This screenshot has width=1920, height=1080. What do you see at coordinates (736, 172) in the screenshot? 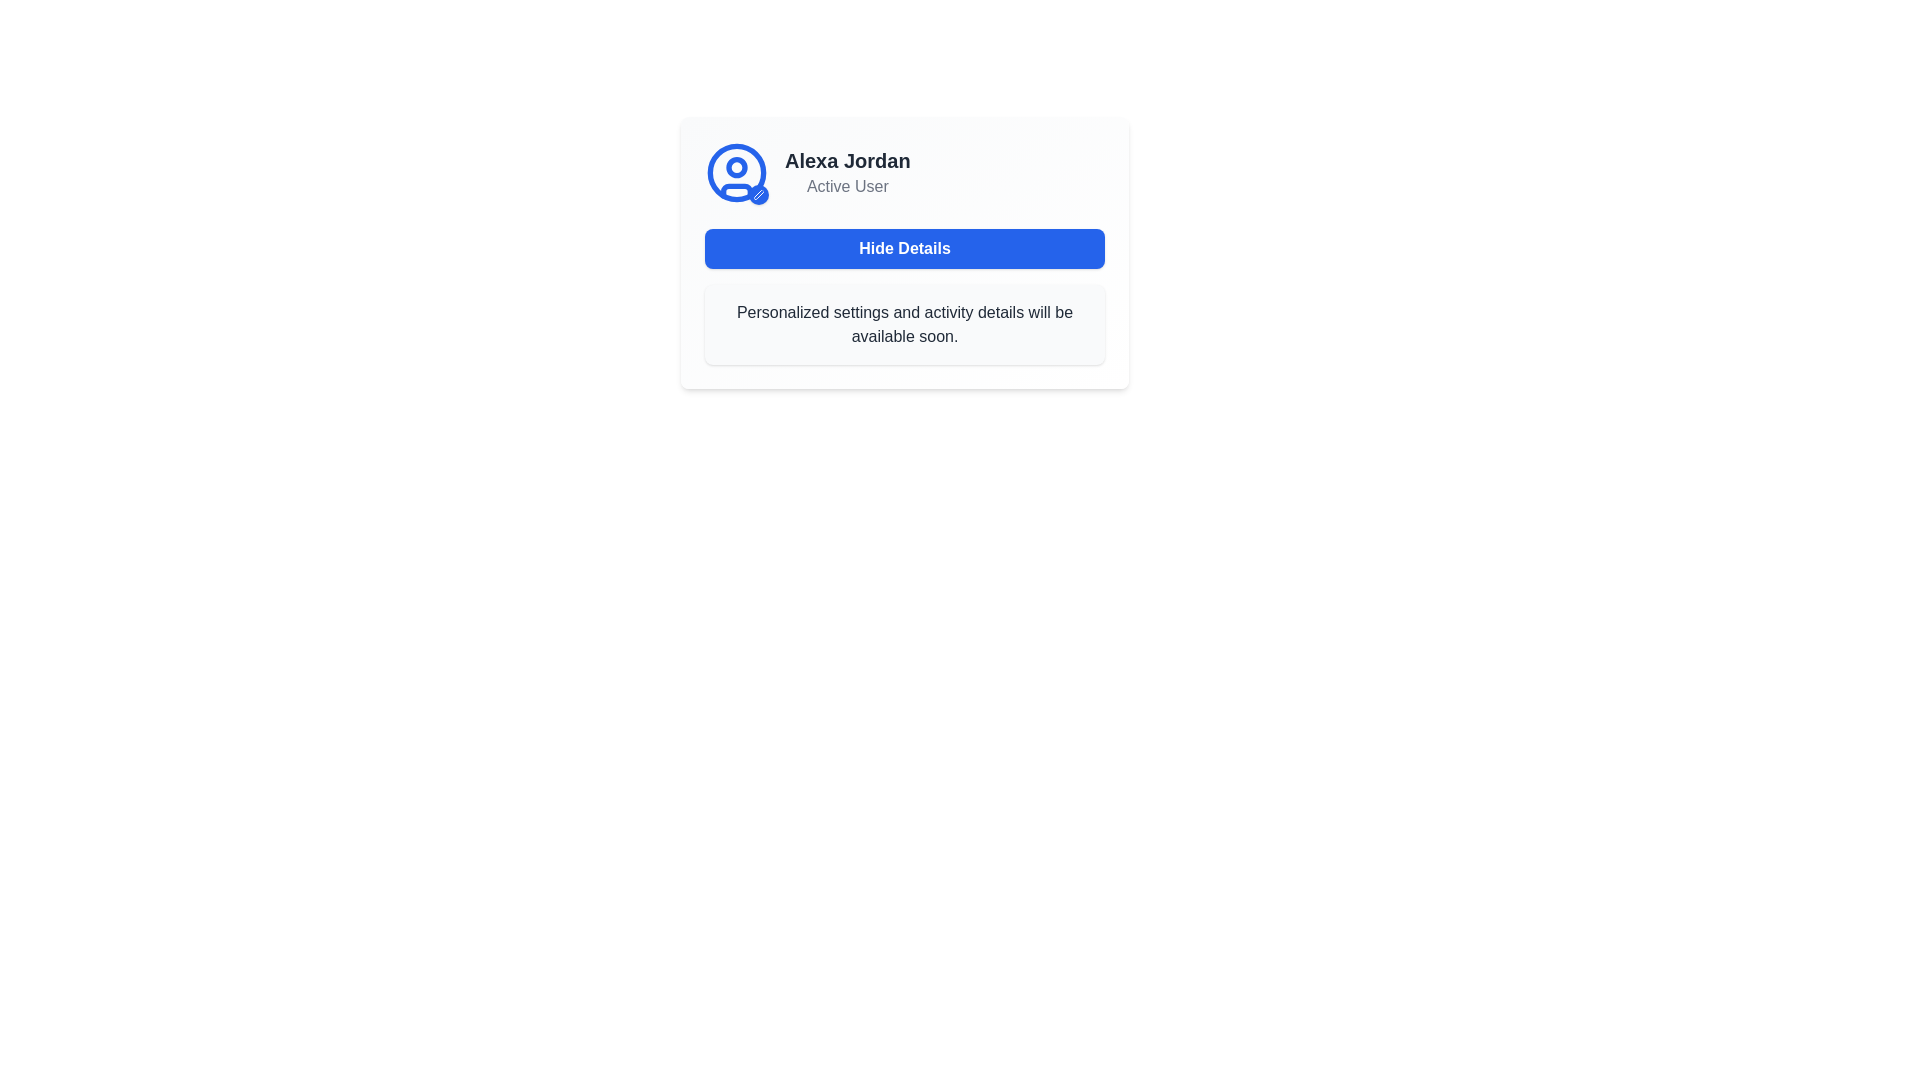
I see `the User Profile Icon with an Edit Feature, which is represented by a pencil icon, to initiate the editing mode for profile-related information` at bounding box center [736, 172].